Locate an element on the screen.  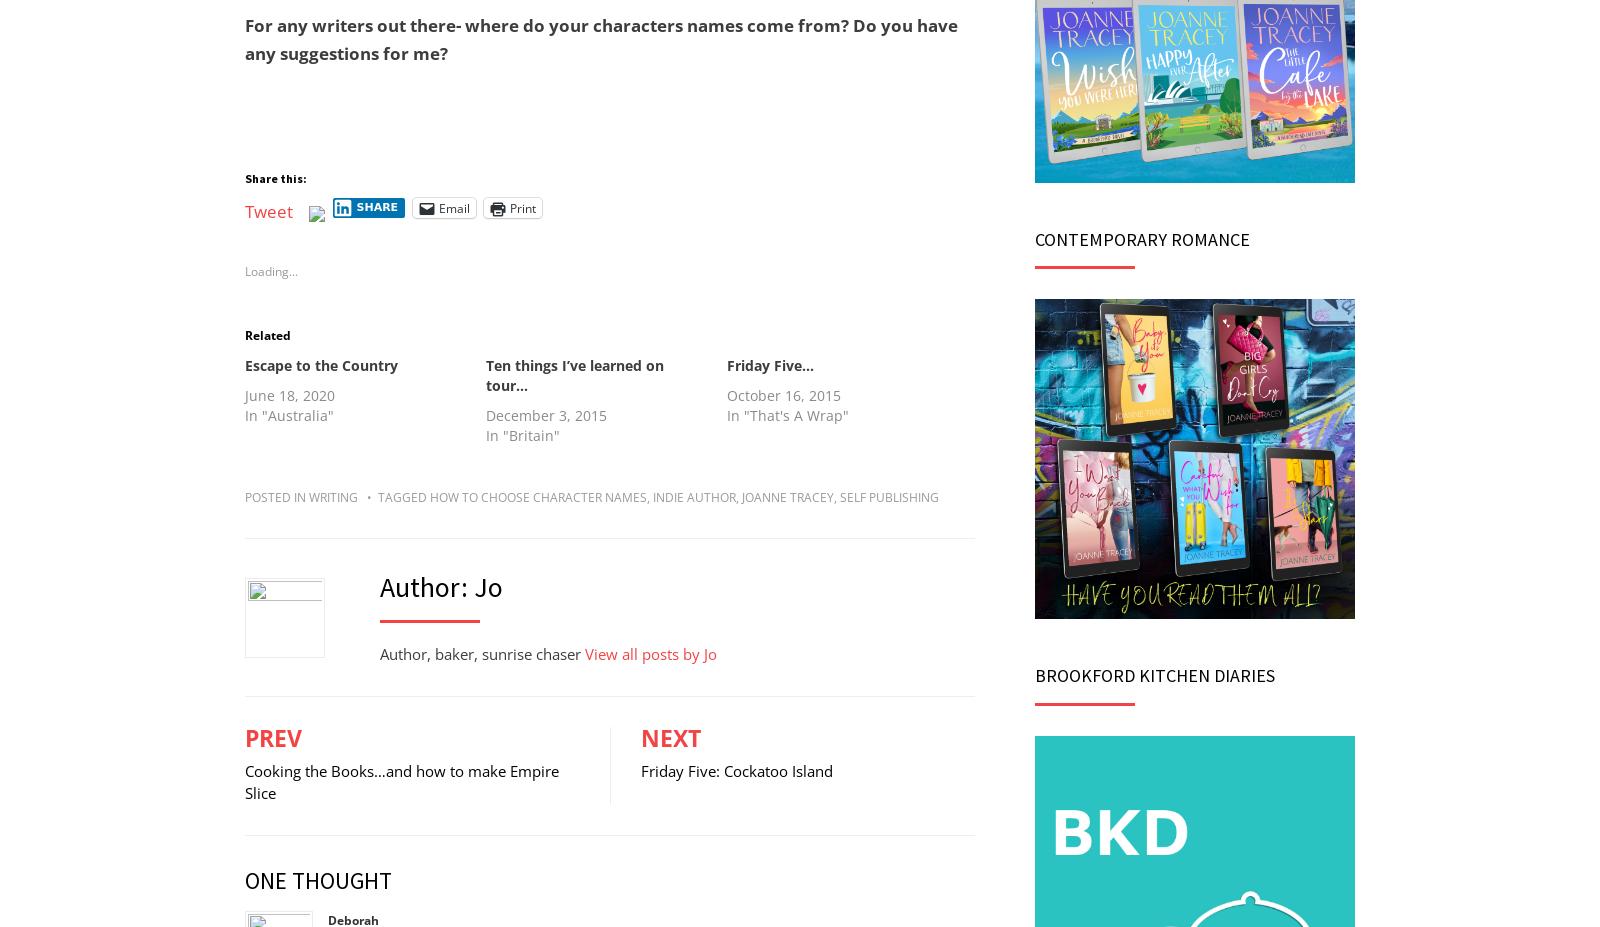
'Tagged' is located at coordinates (403, 496).